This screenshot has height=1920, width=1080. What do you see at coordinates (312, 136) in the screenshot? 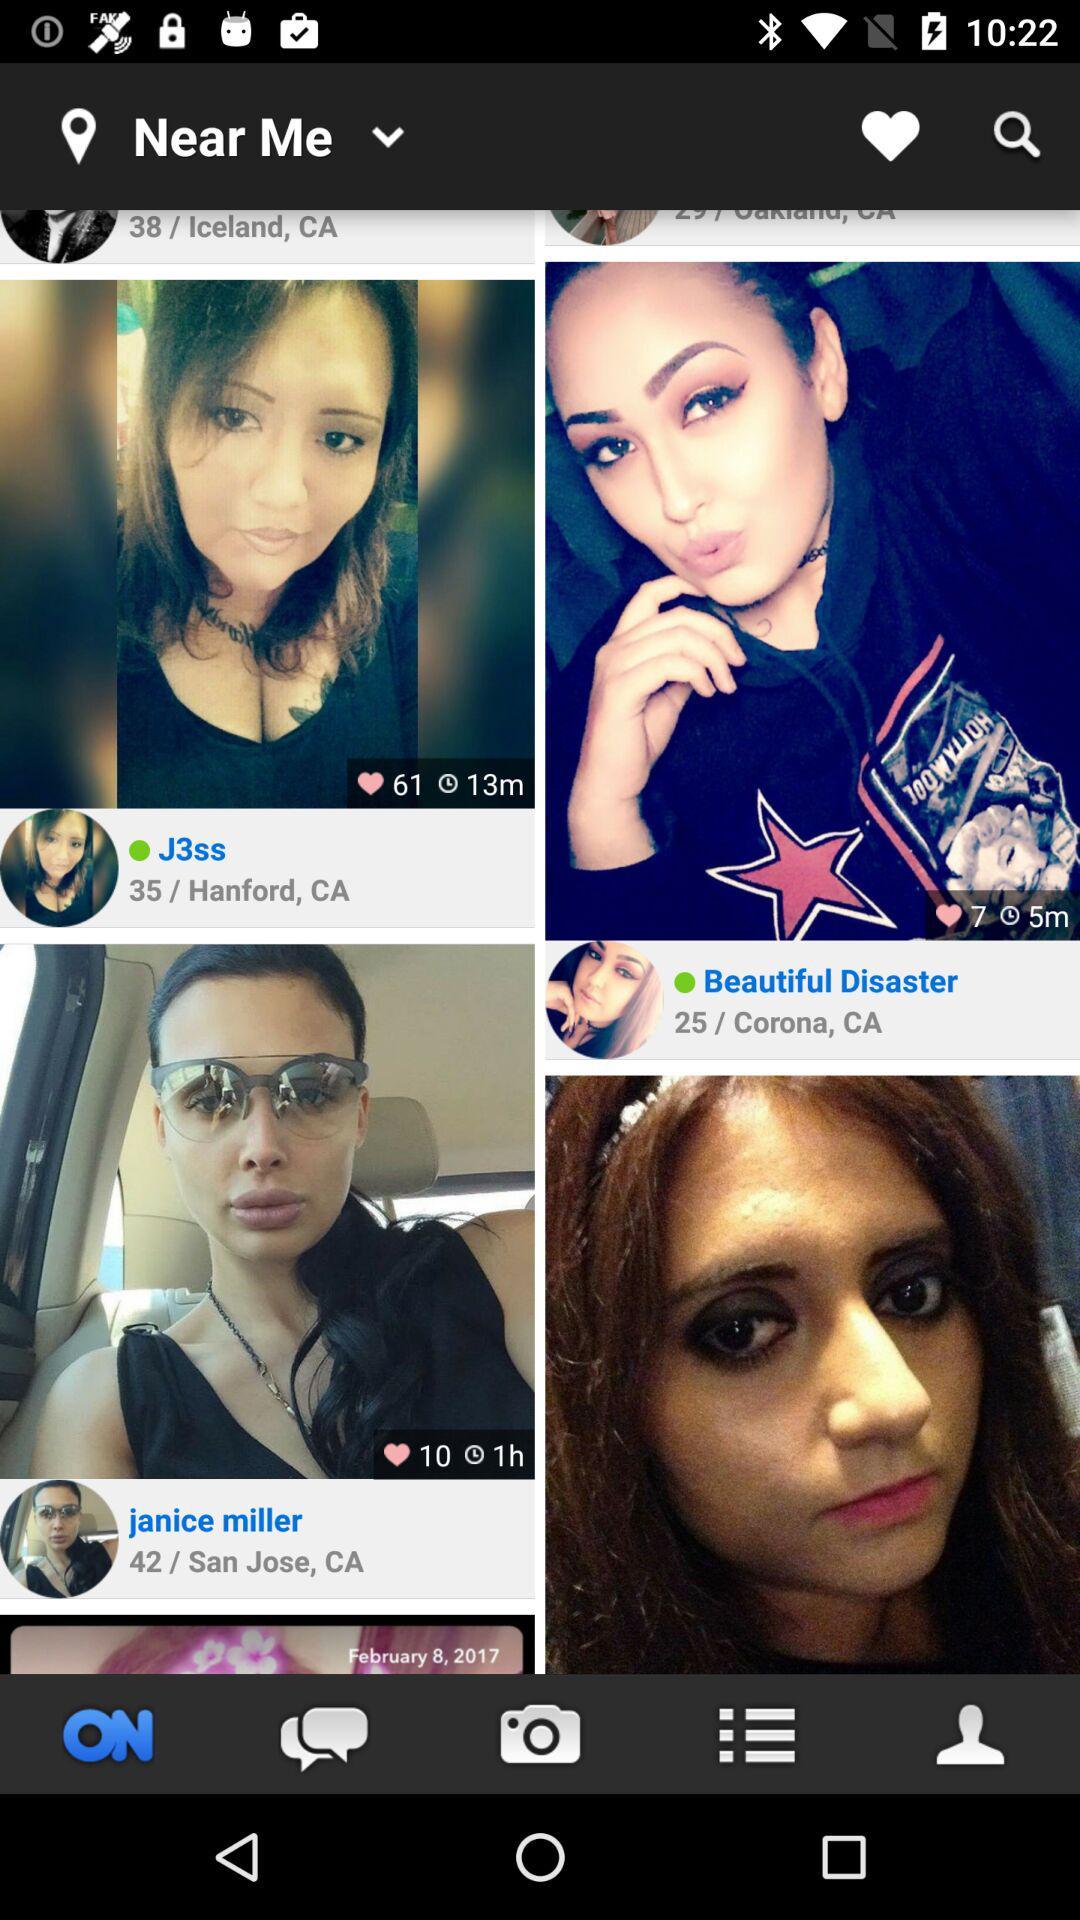
I see `the text near me` at bounding box center [312, 136].